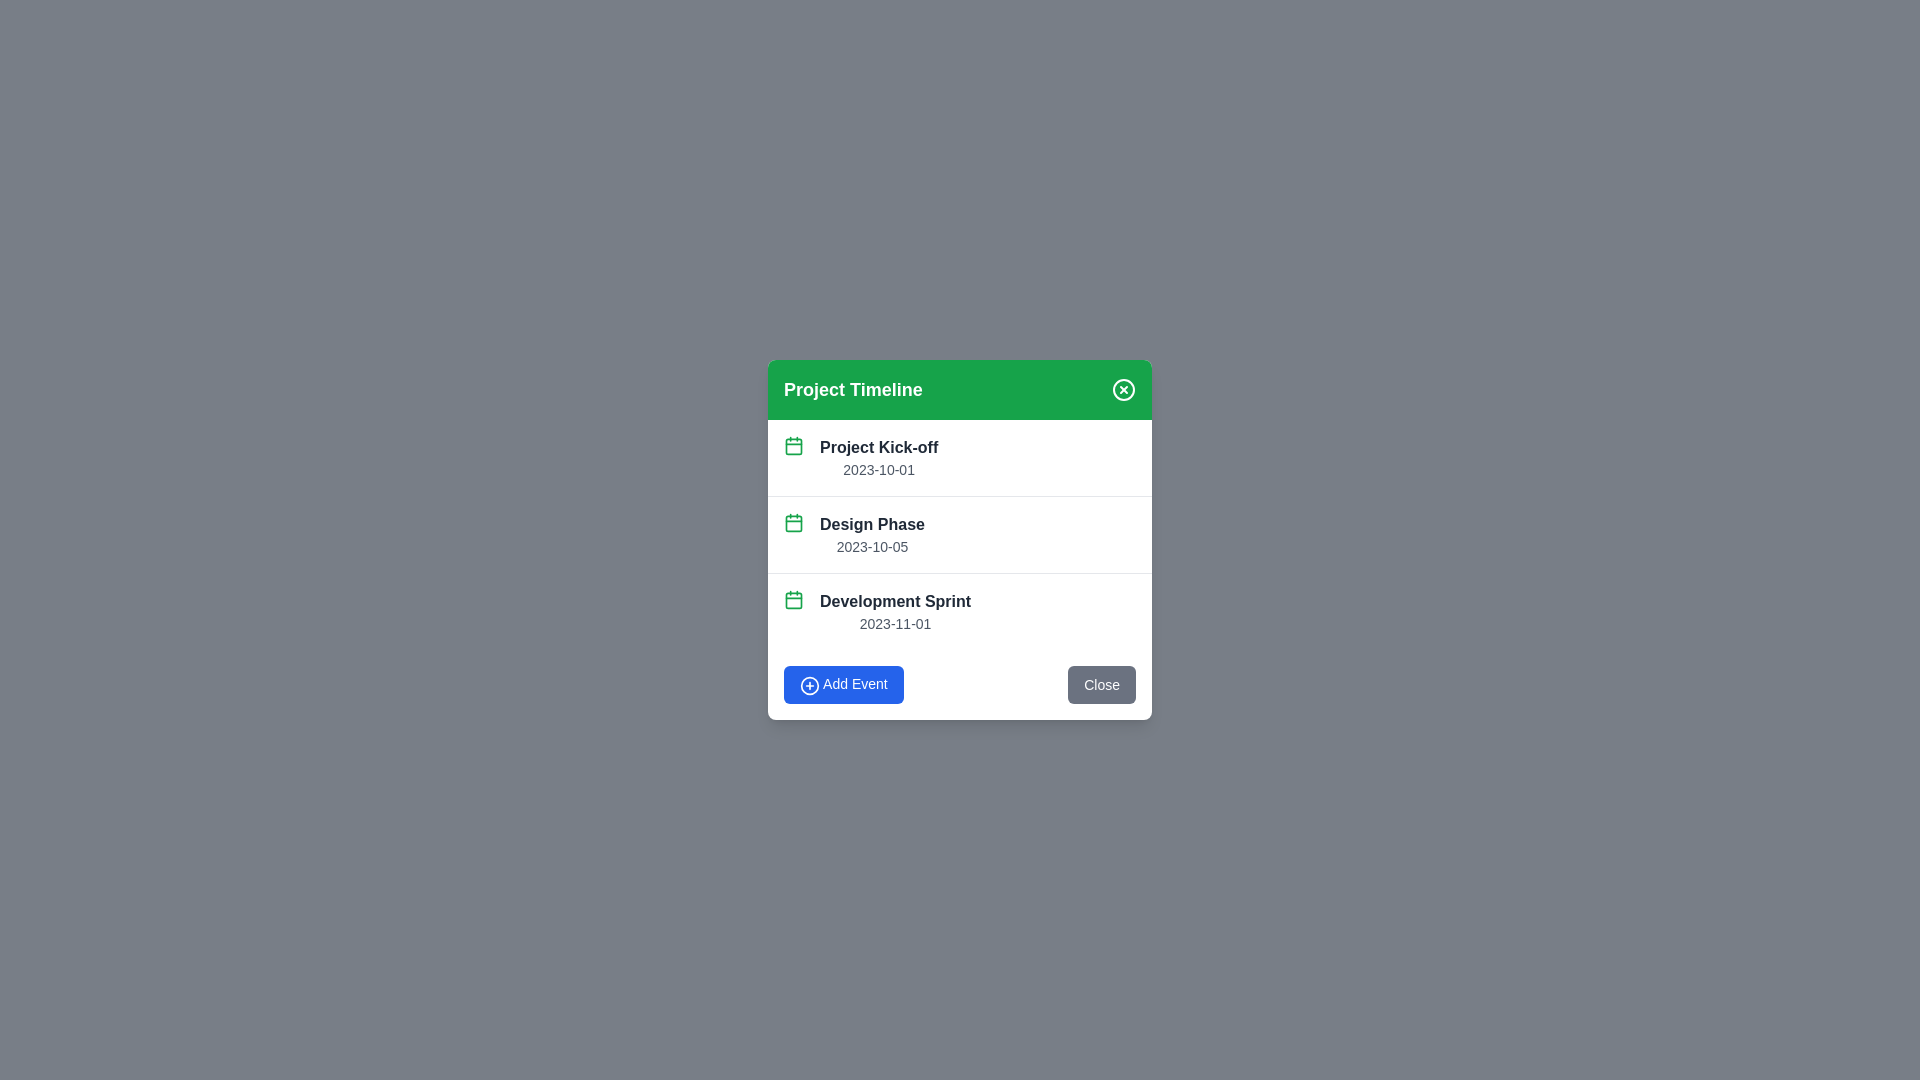  I want to click on the close button in the dialog's title bar to close the dialog, so click(1123, 389).